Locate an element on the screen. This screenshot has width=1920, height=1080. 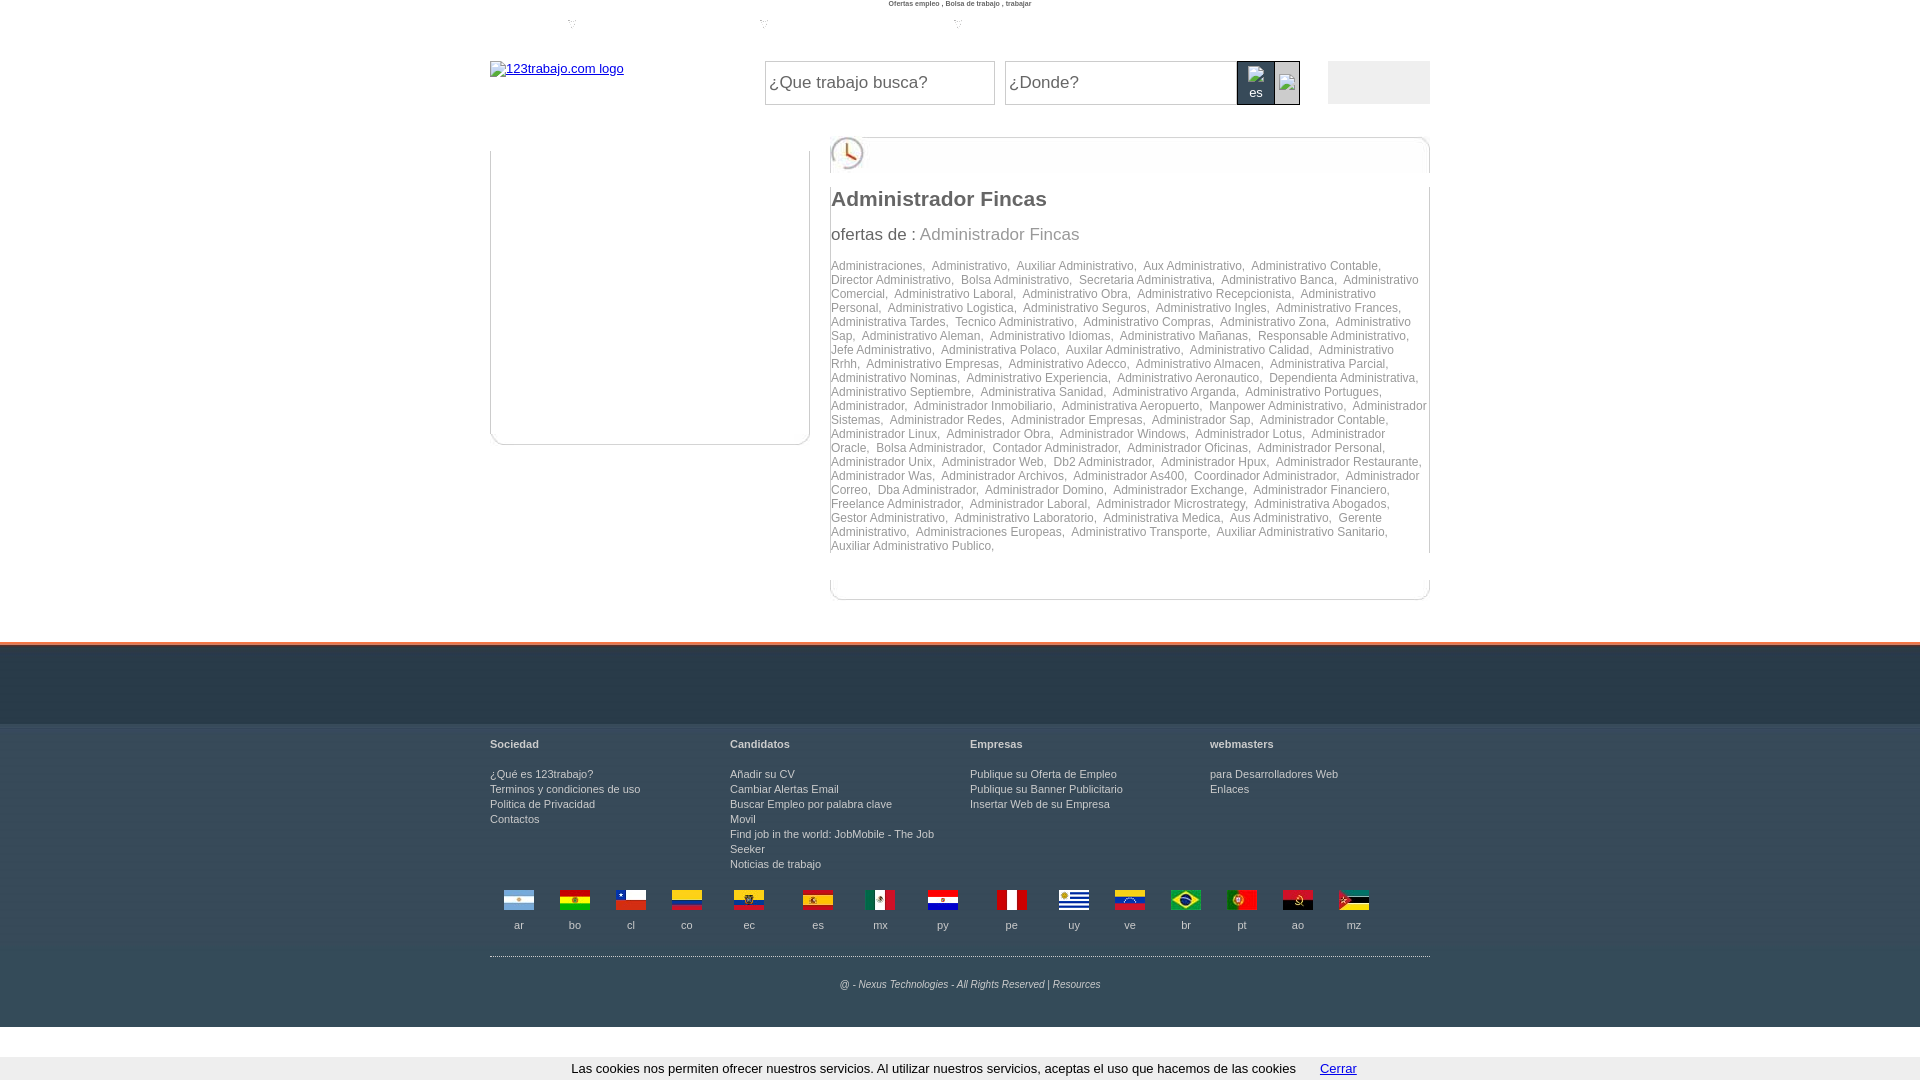
'Auxiliar Administrativo Publico, ' is located at coordinates (913, 546).